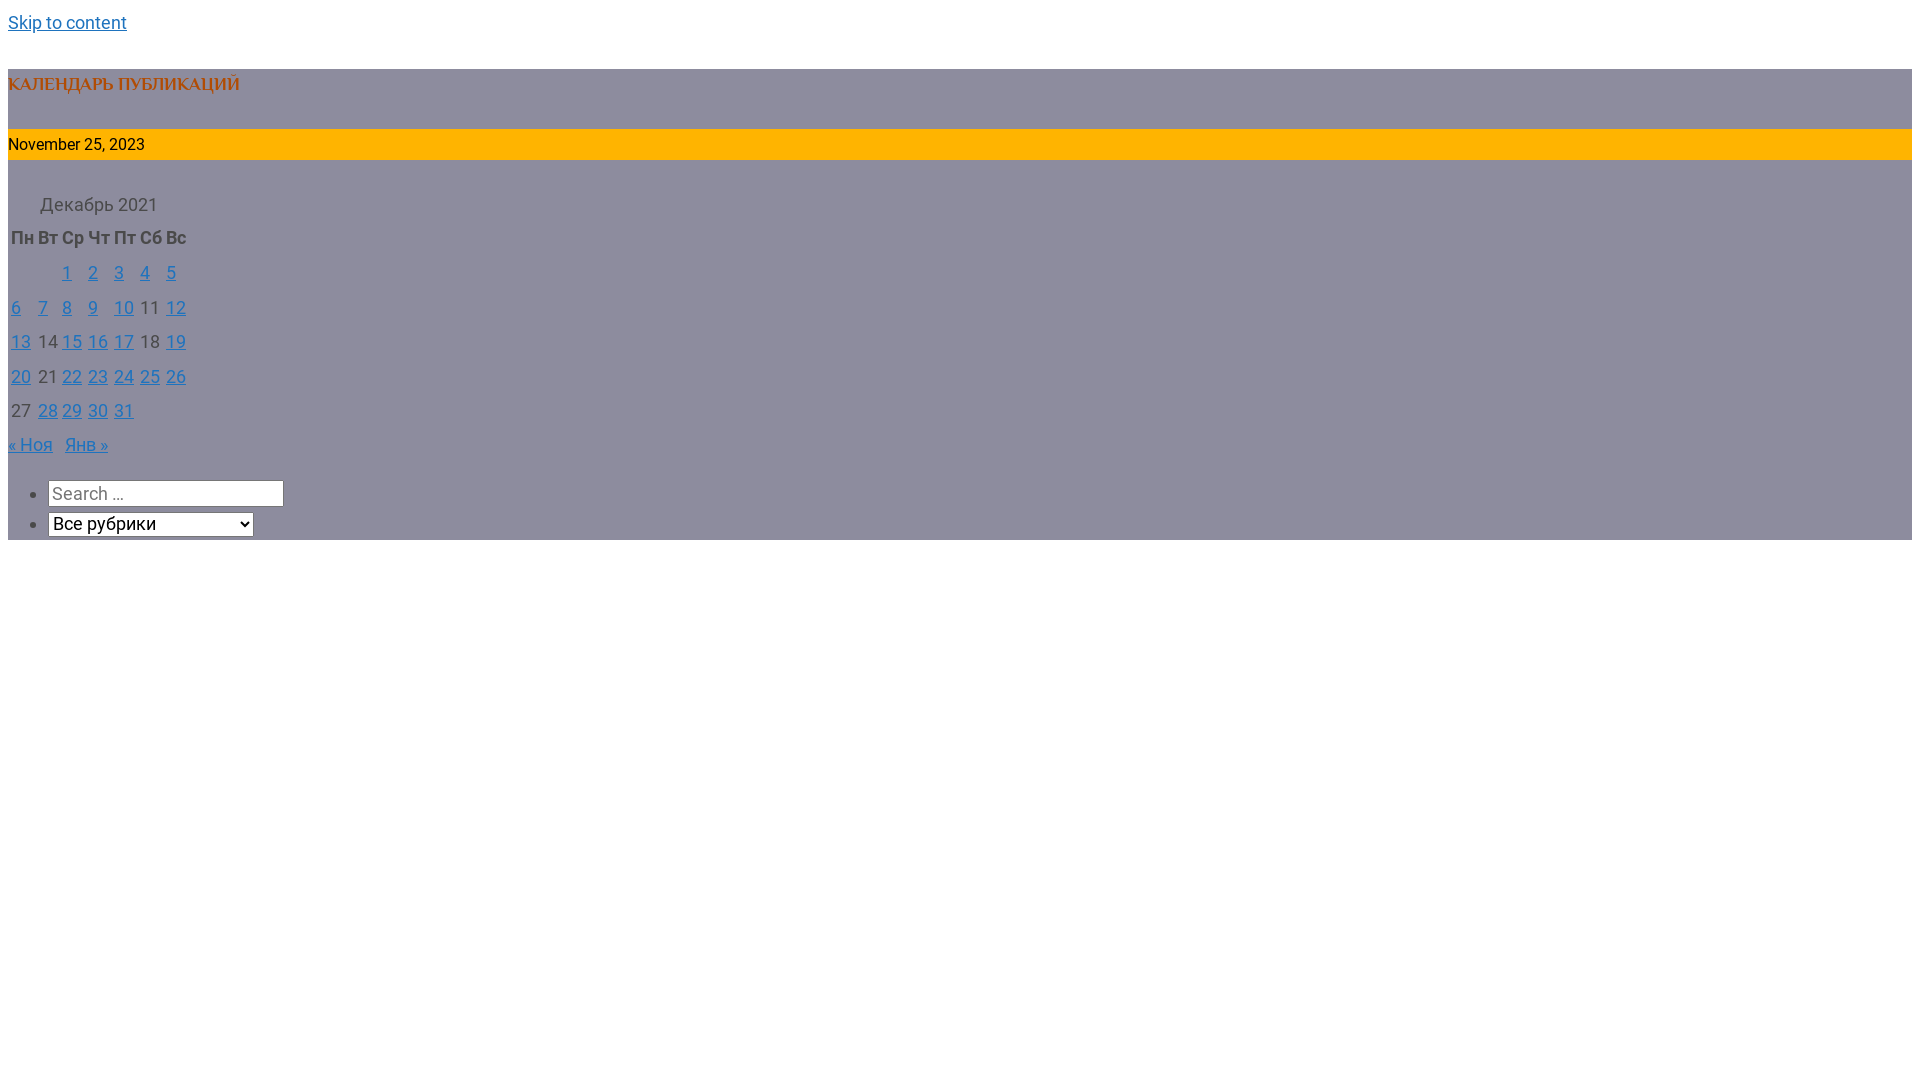  I want to click on '12', so click(166, 307).